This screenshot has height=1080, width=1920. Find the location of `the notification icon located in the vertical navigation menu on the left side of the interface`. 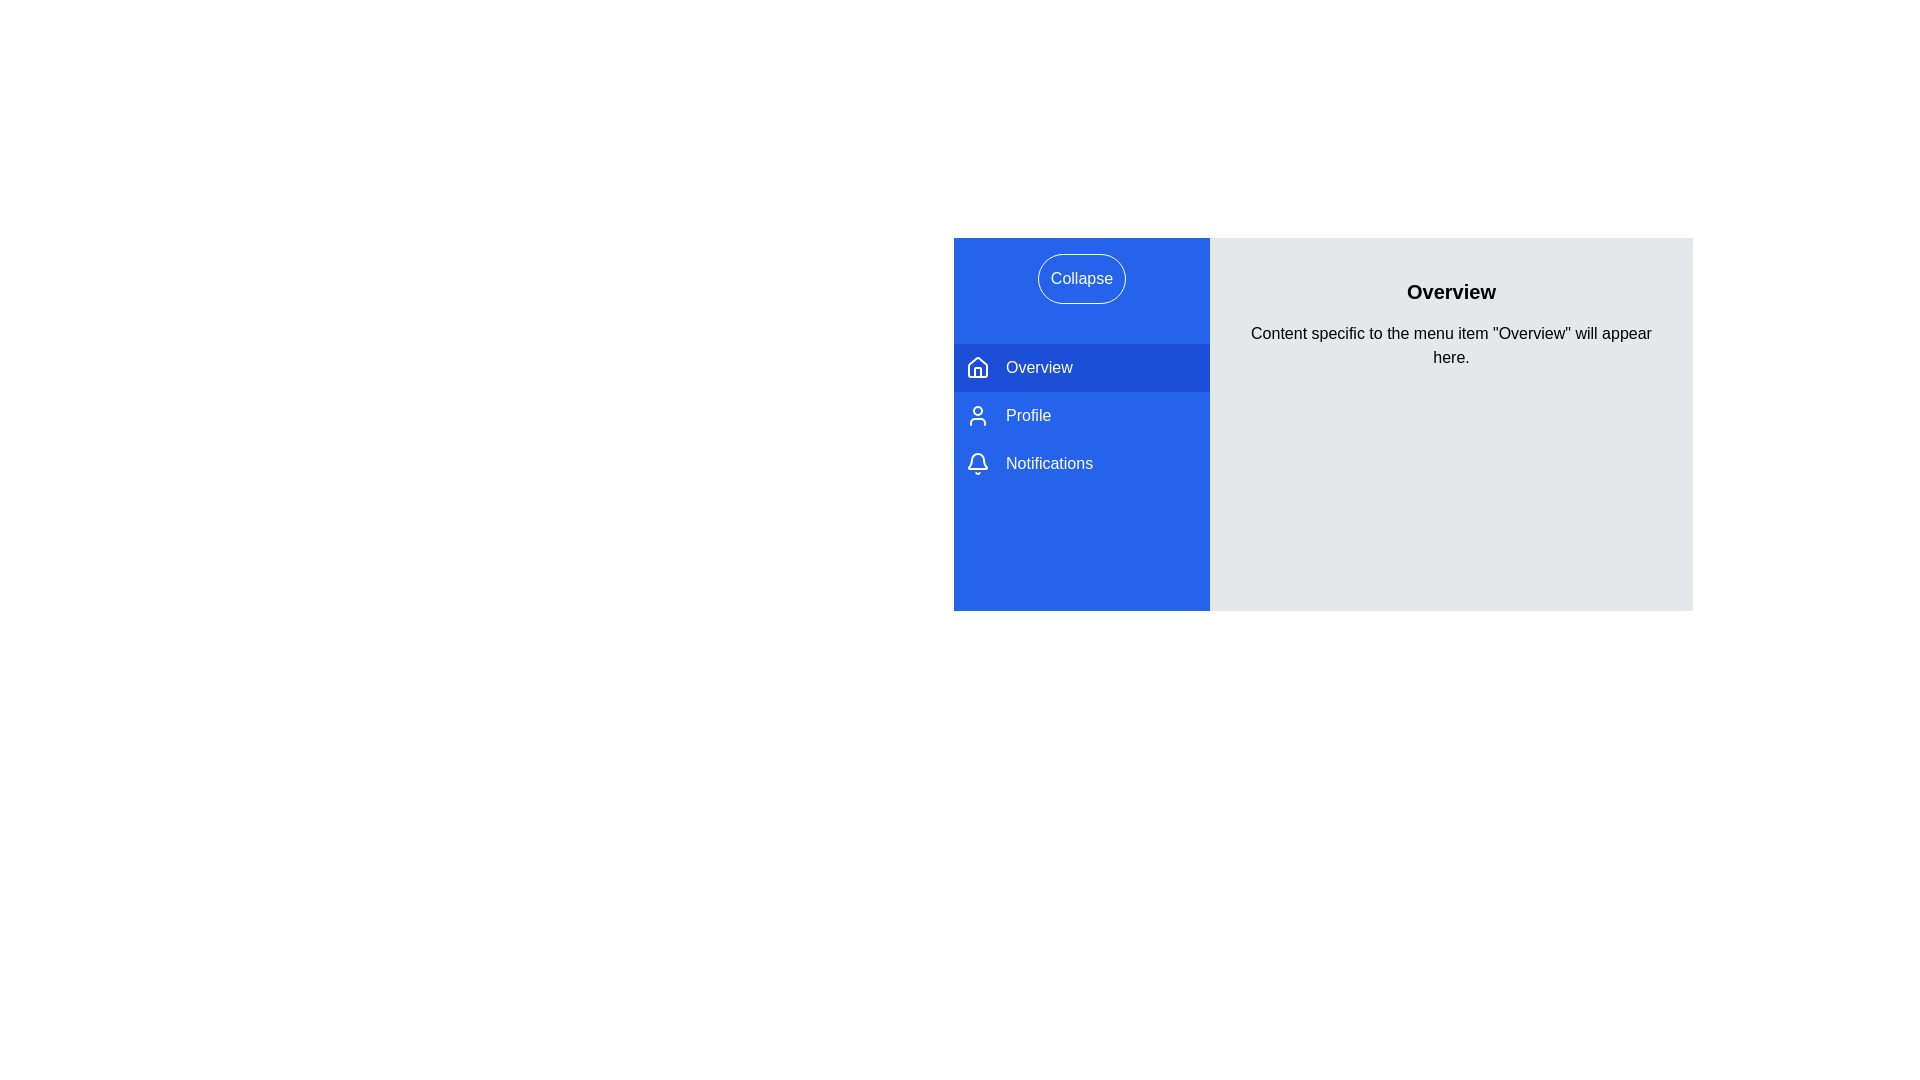

the notification icon located in the vertical navigation menu on the left side of the interface is located at coordinates (978, 461).